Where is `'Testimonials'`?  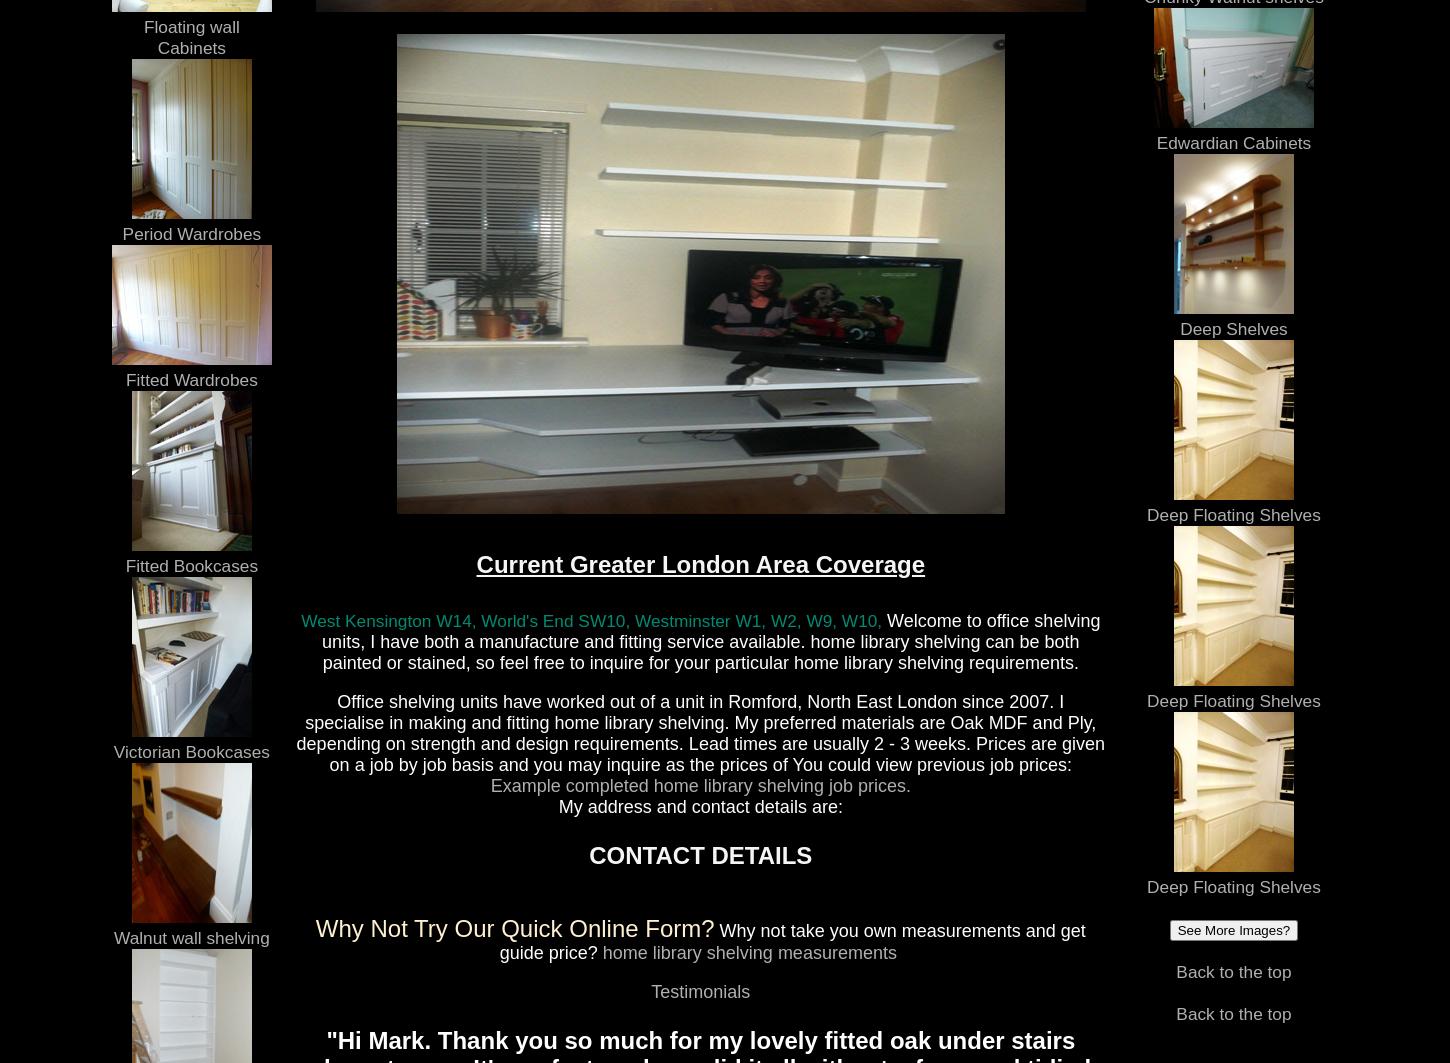
'Testimonials' is located at coordinates (650, 990).